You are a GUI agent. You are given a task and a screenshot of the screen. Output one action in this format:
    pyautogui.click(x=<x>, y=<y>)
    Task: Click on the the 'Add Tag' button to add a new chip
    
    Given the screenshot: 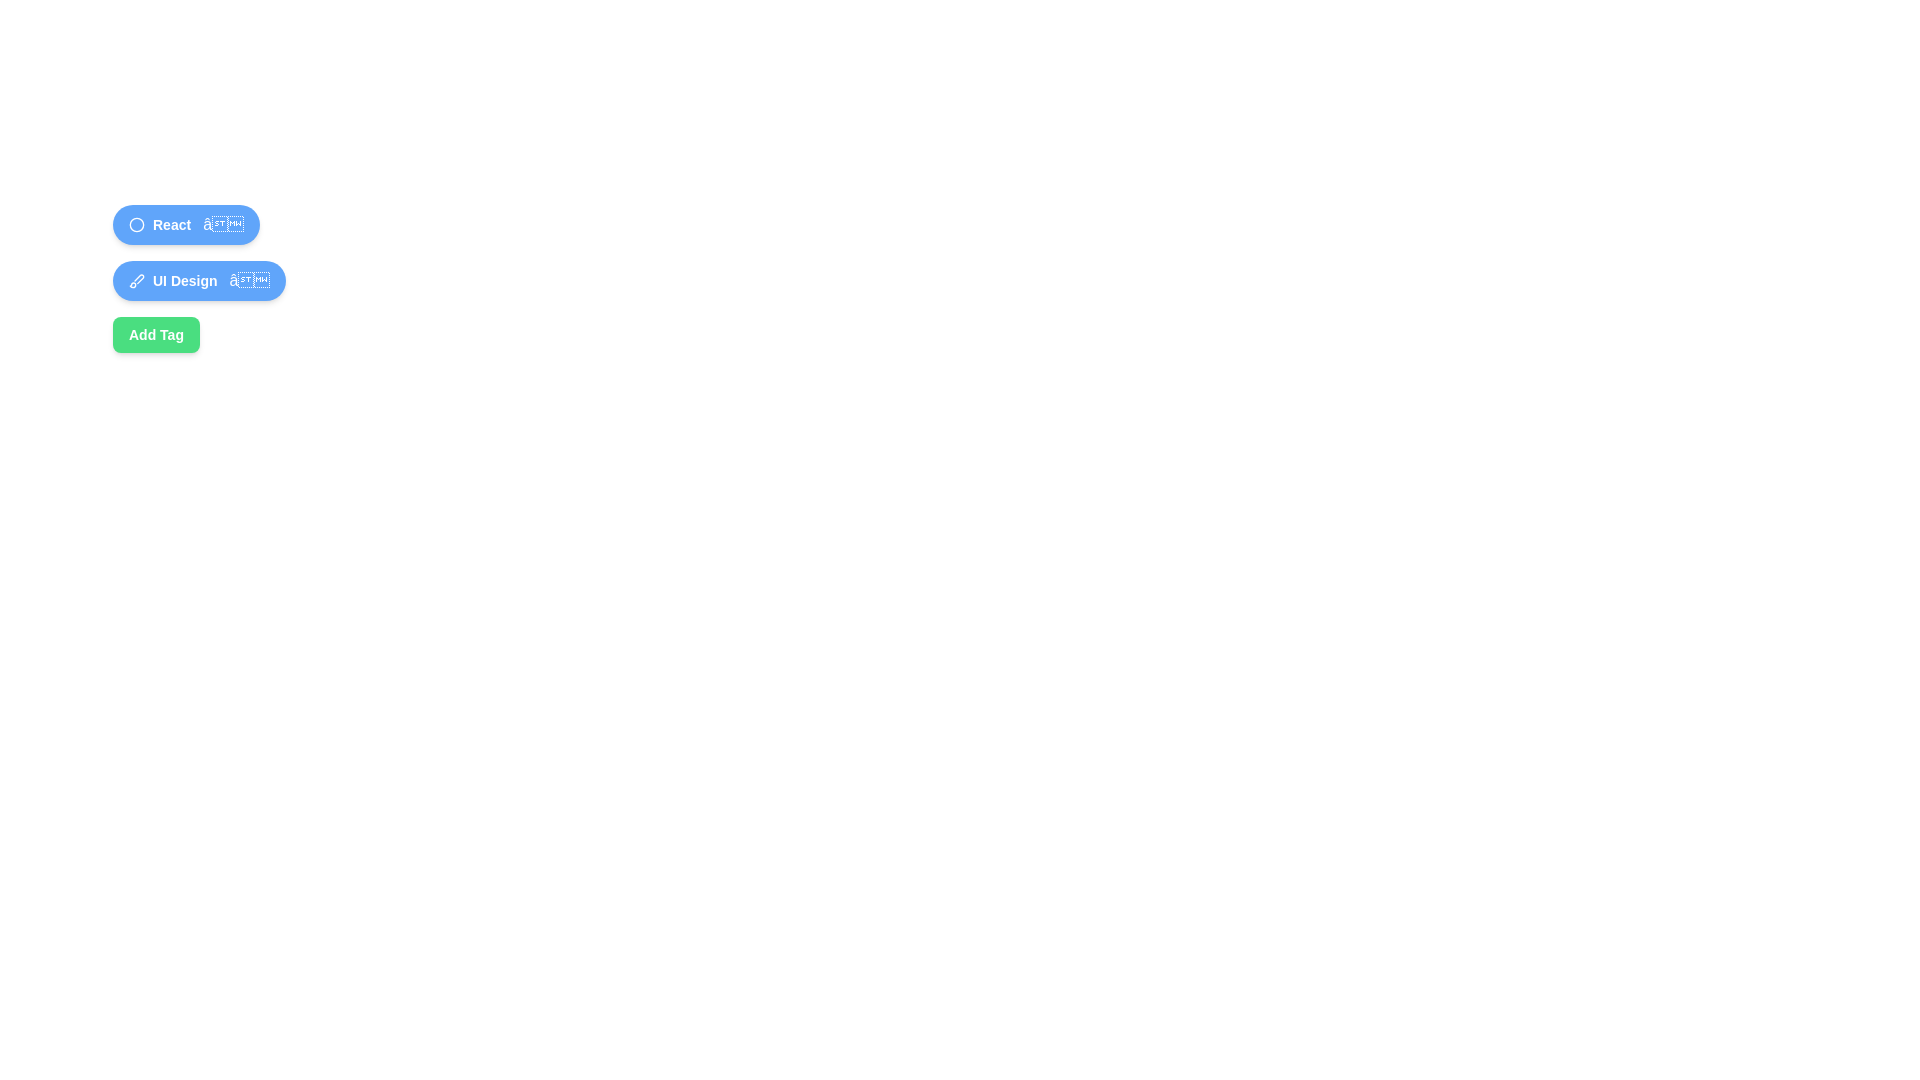 What is the action you would take?
    pyautogui.click(x=155, y=334)
    